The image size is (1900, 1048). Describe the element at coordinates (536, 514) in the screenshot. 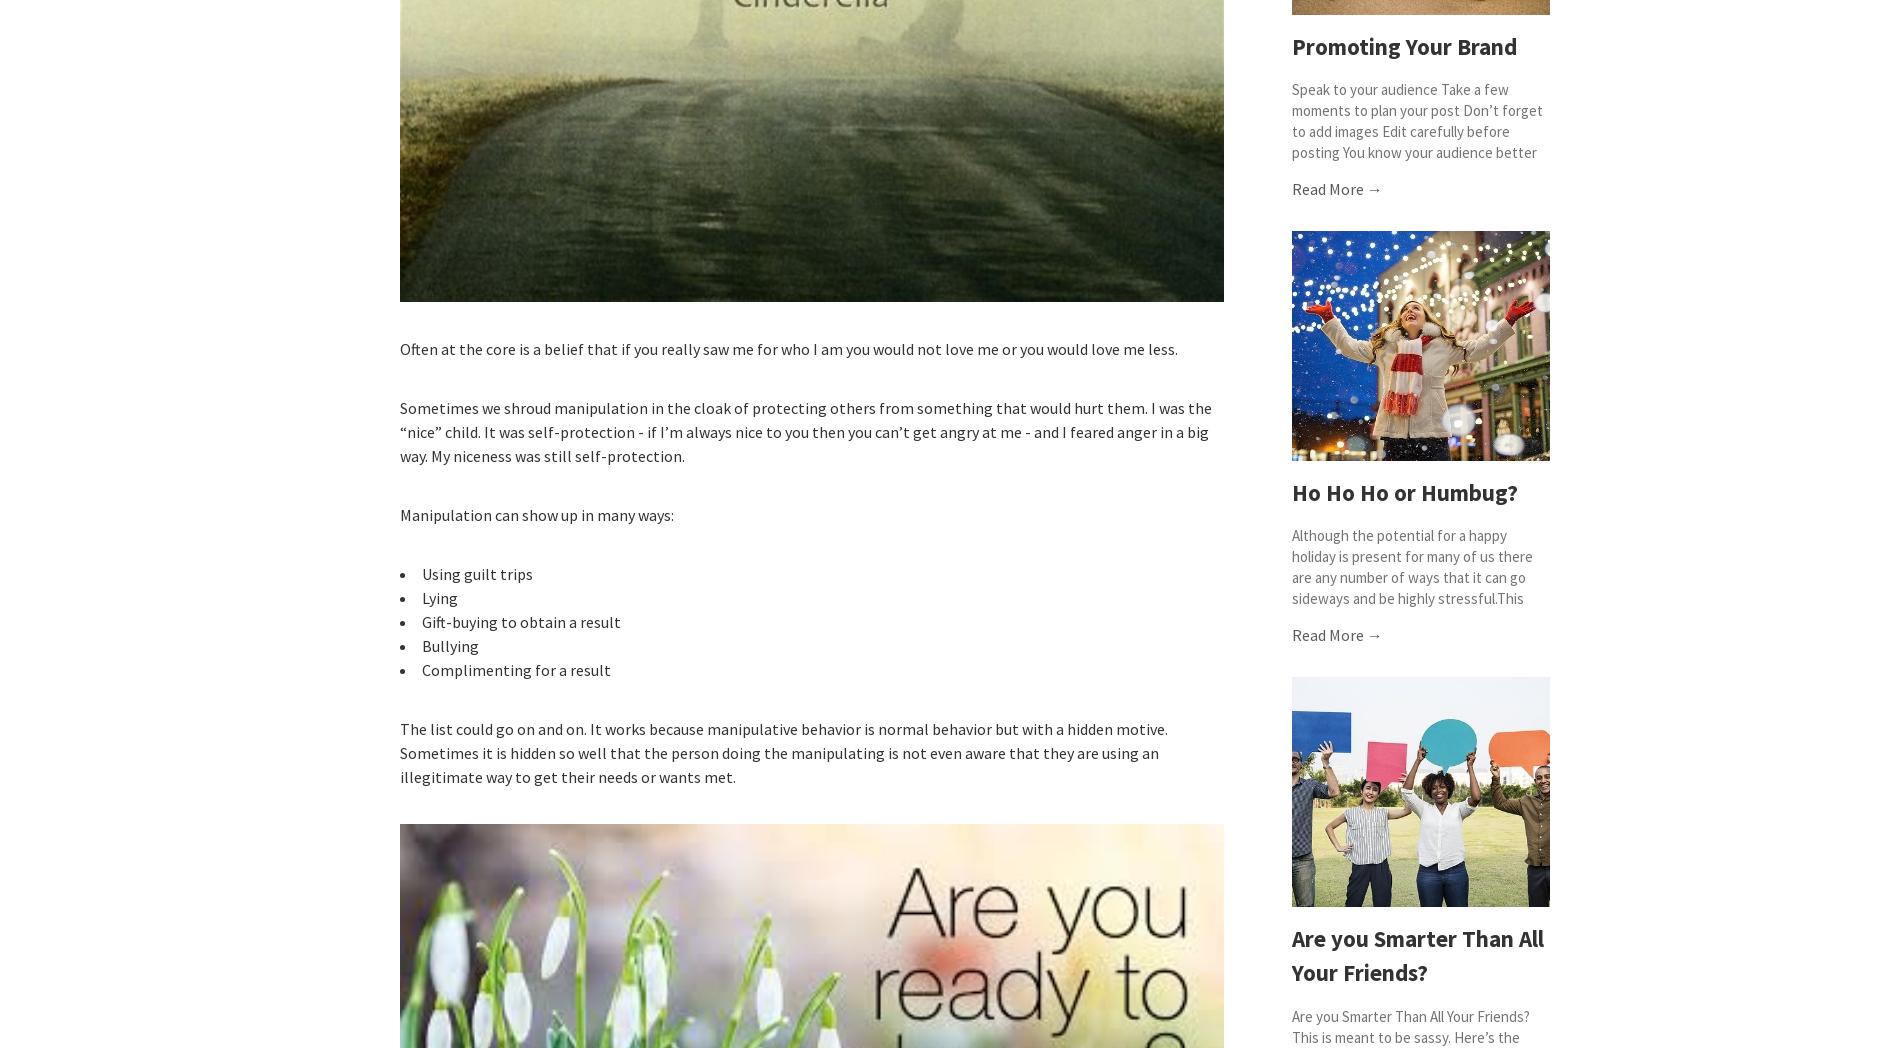

I see `'Manipulation can show up in many ways:'` at that location.